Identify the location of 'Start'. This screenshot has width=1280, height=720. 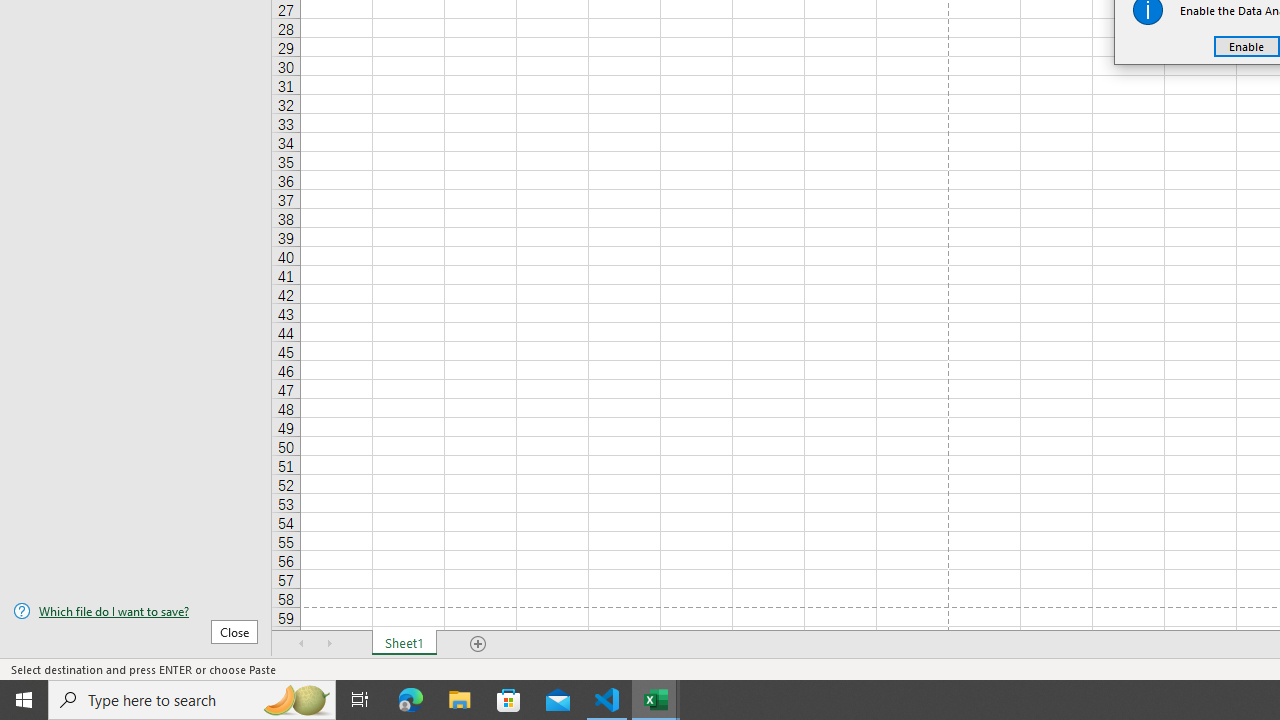
(24, 698).